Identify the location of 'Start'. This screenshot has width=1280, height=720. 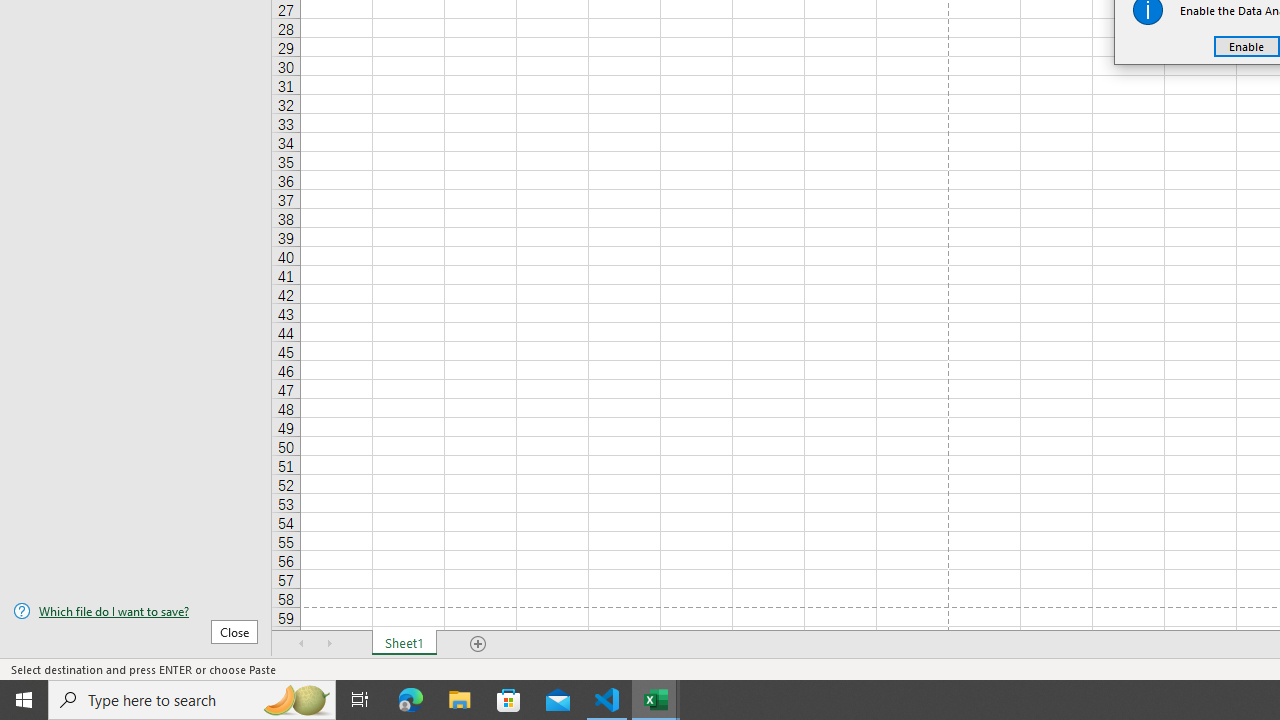
(24, 698).